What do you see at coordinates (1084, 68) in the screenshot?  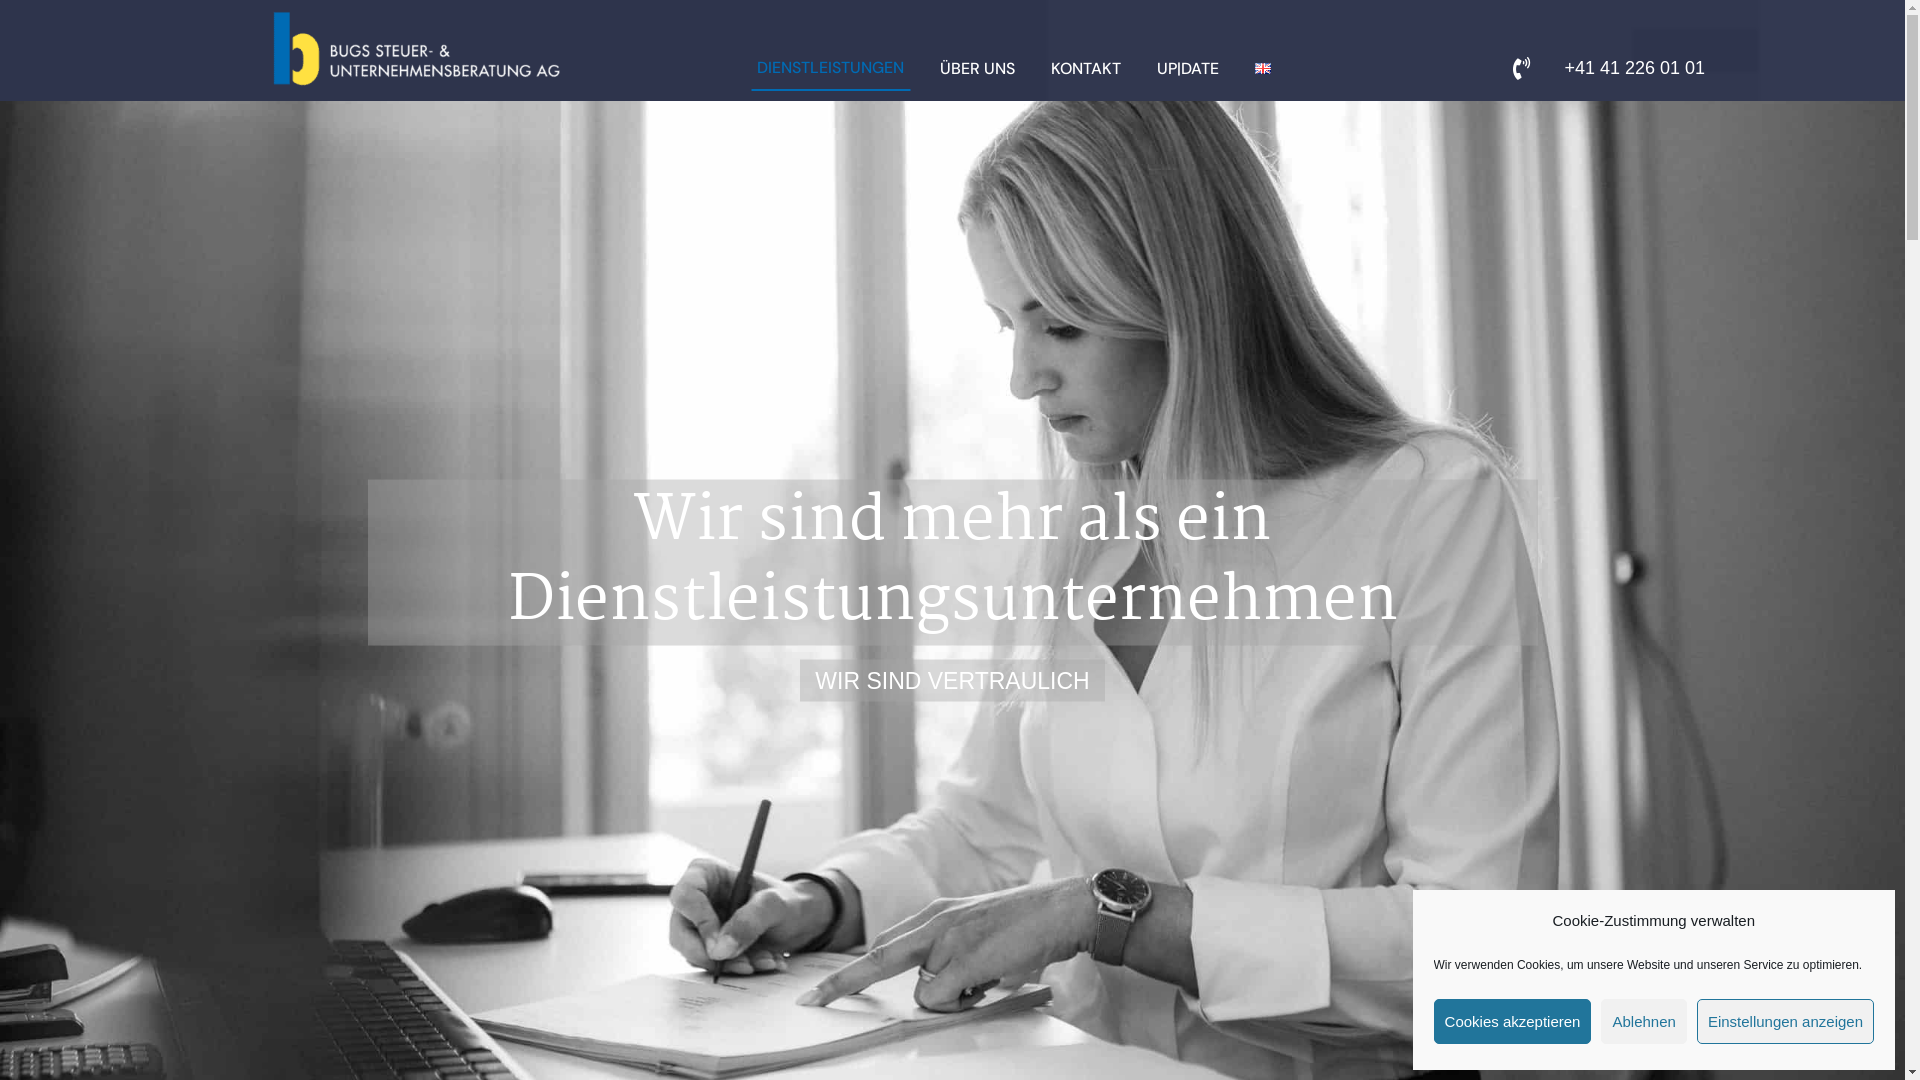 I see `'KONTAKT'` at bounding box center [1084, 68].